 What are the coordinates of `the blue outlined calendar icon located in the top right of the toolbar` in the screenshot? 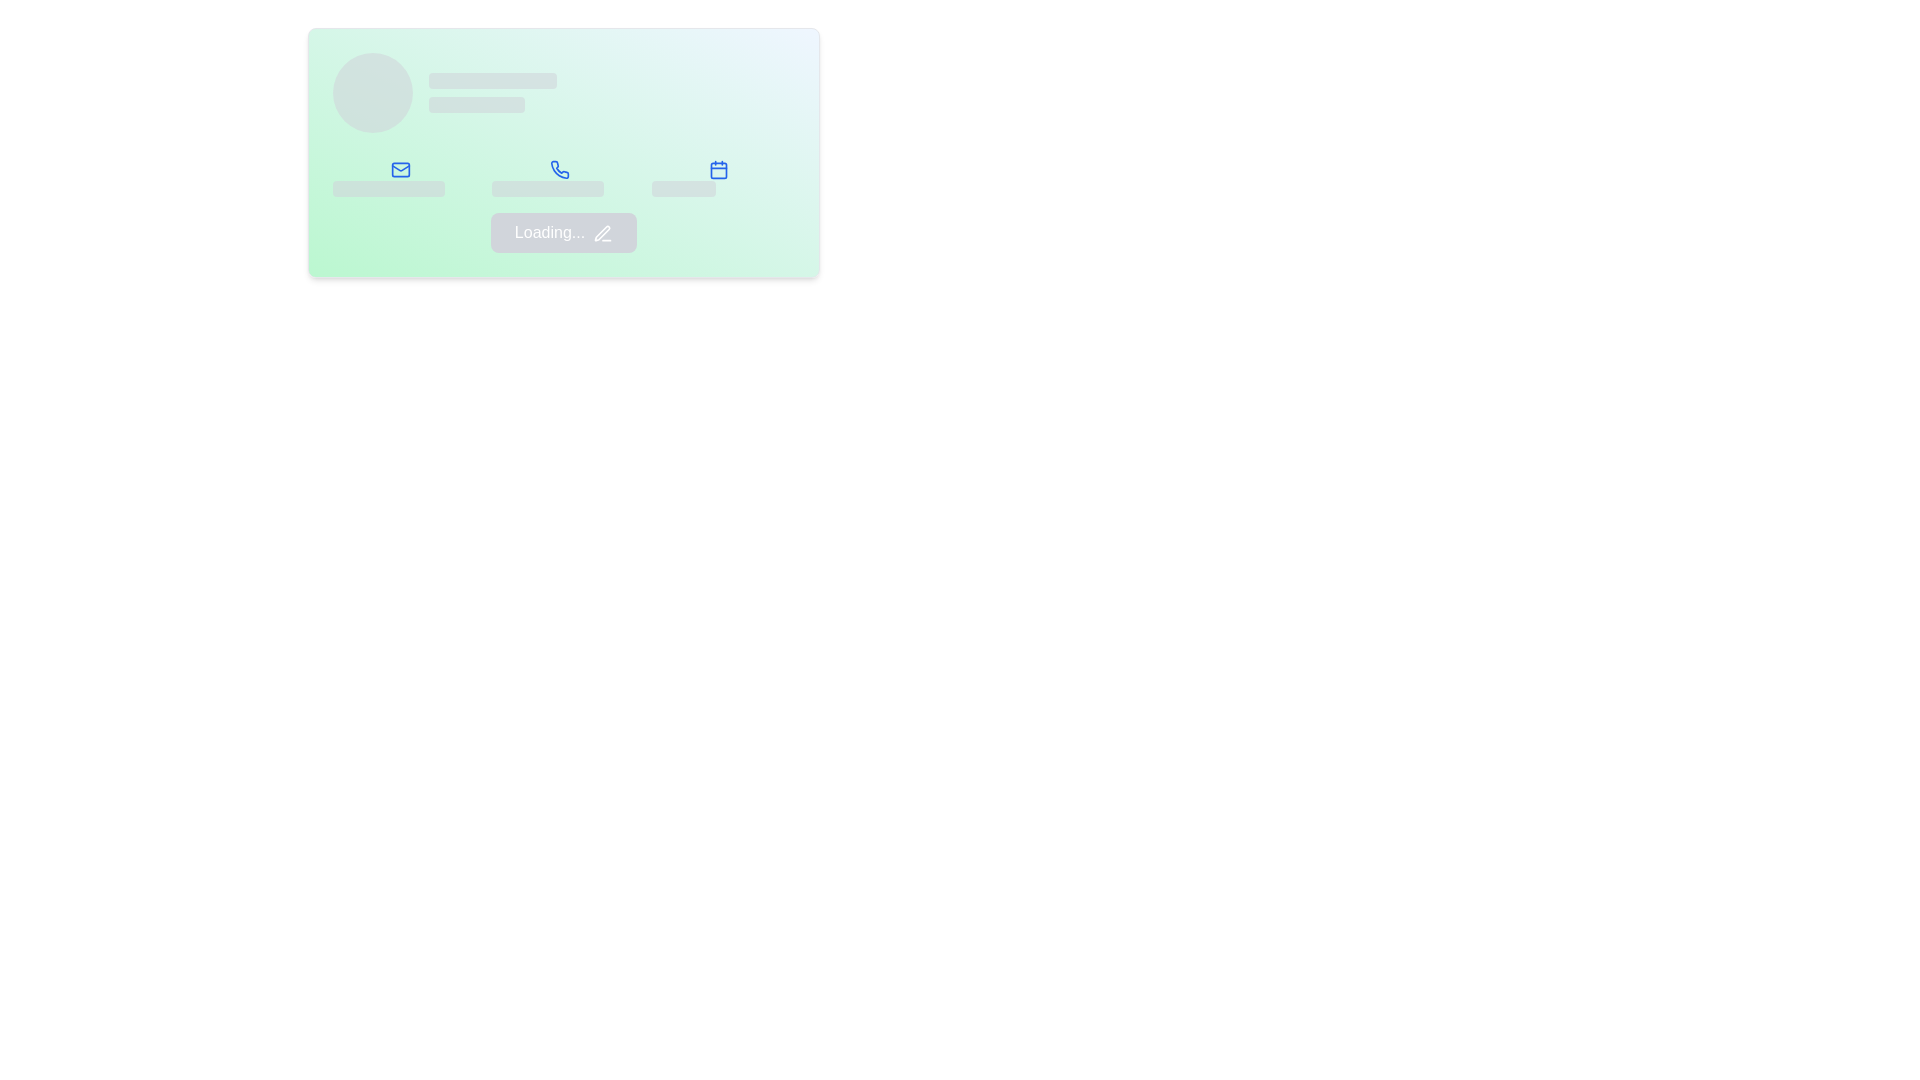 It's located at (719, 168).